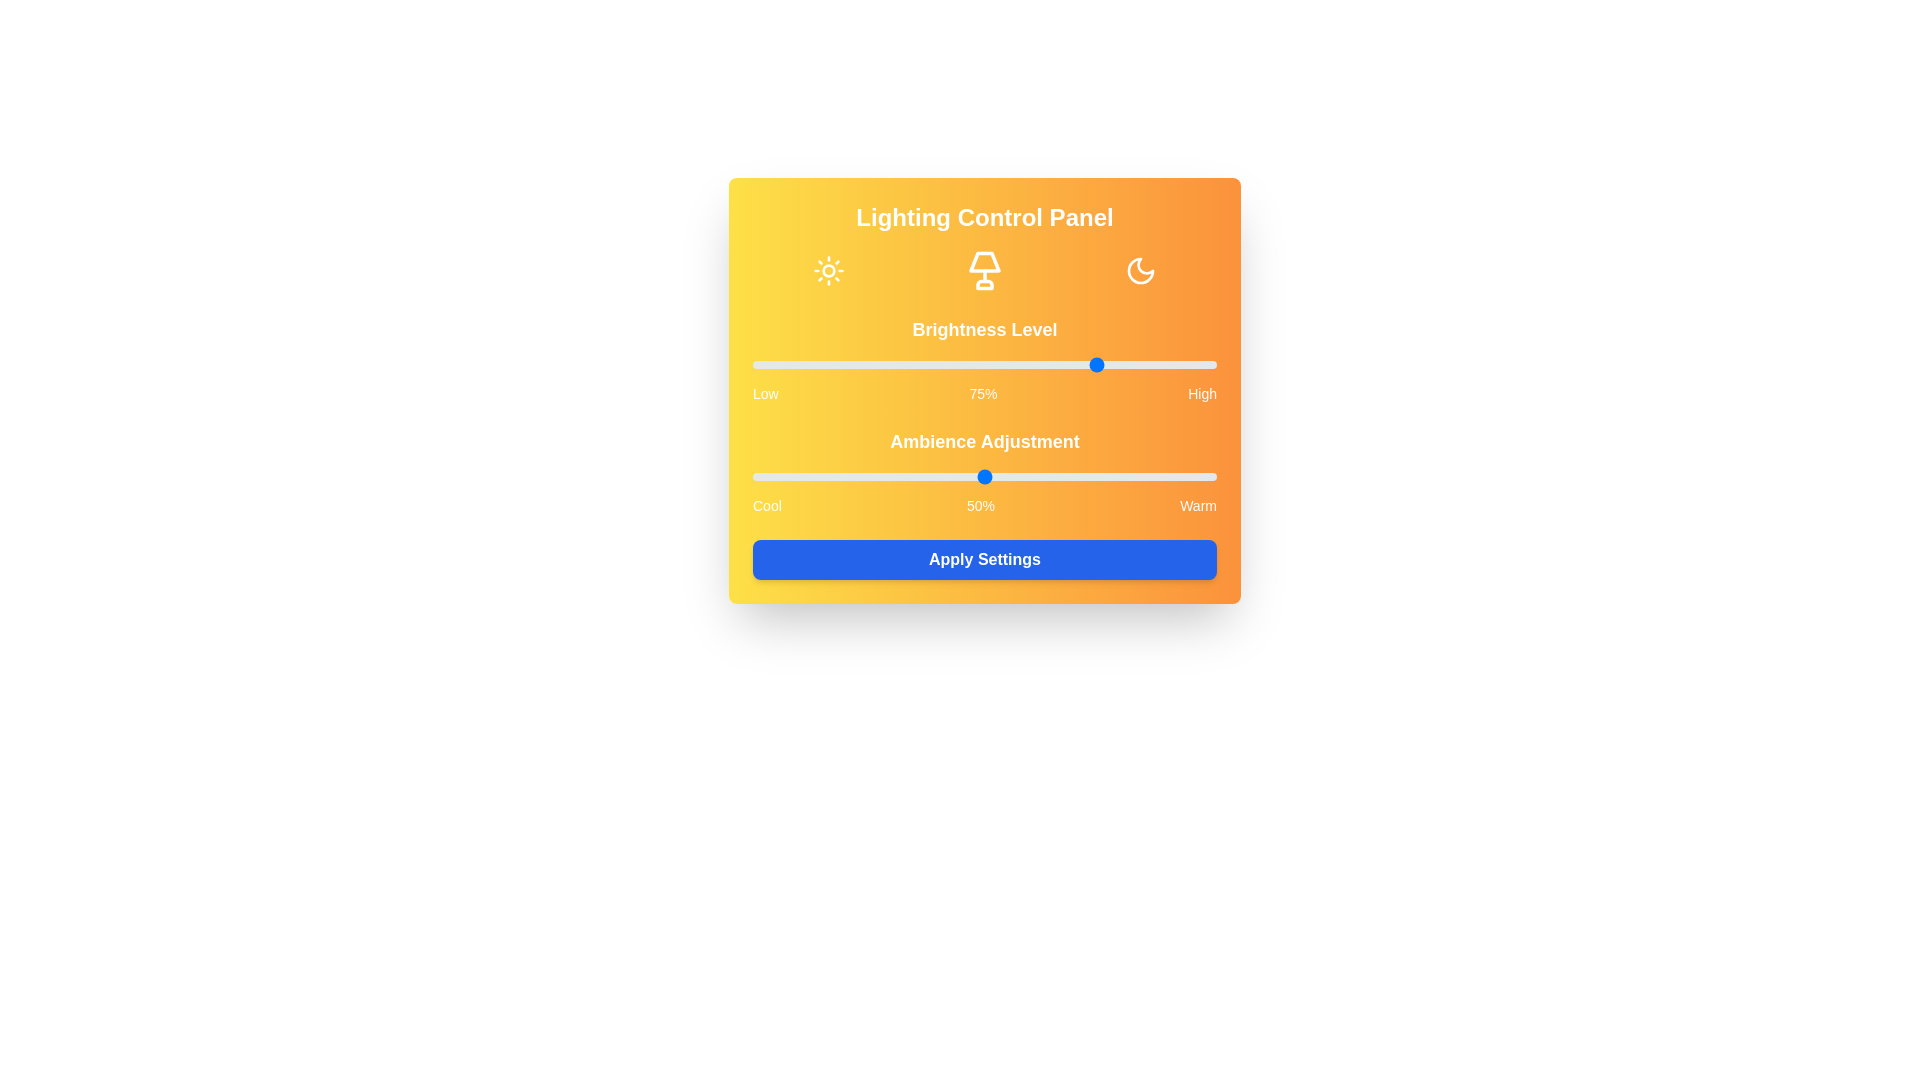 The height and width of the screenshot is (1080, 1920). I want to click on the ambiance level to 19% by adjusting the slider, so click(841, 477).